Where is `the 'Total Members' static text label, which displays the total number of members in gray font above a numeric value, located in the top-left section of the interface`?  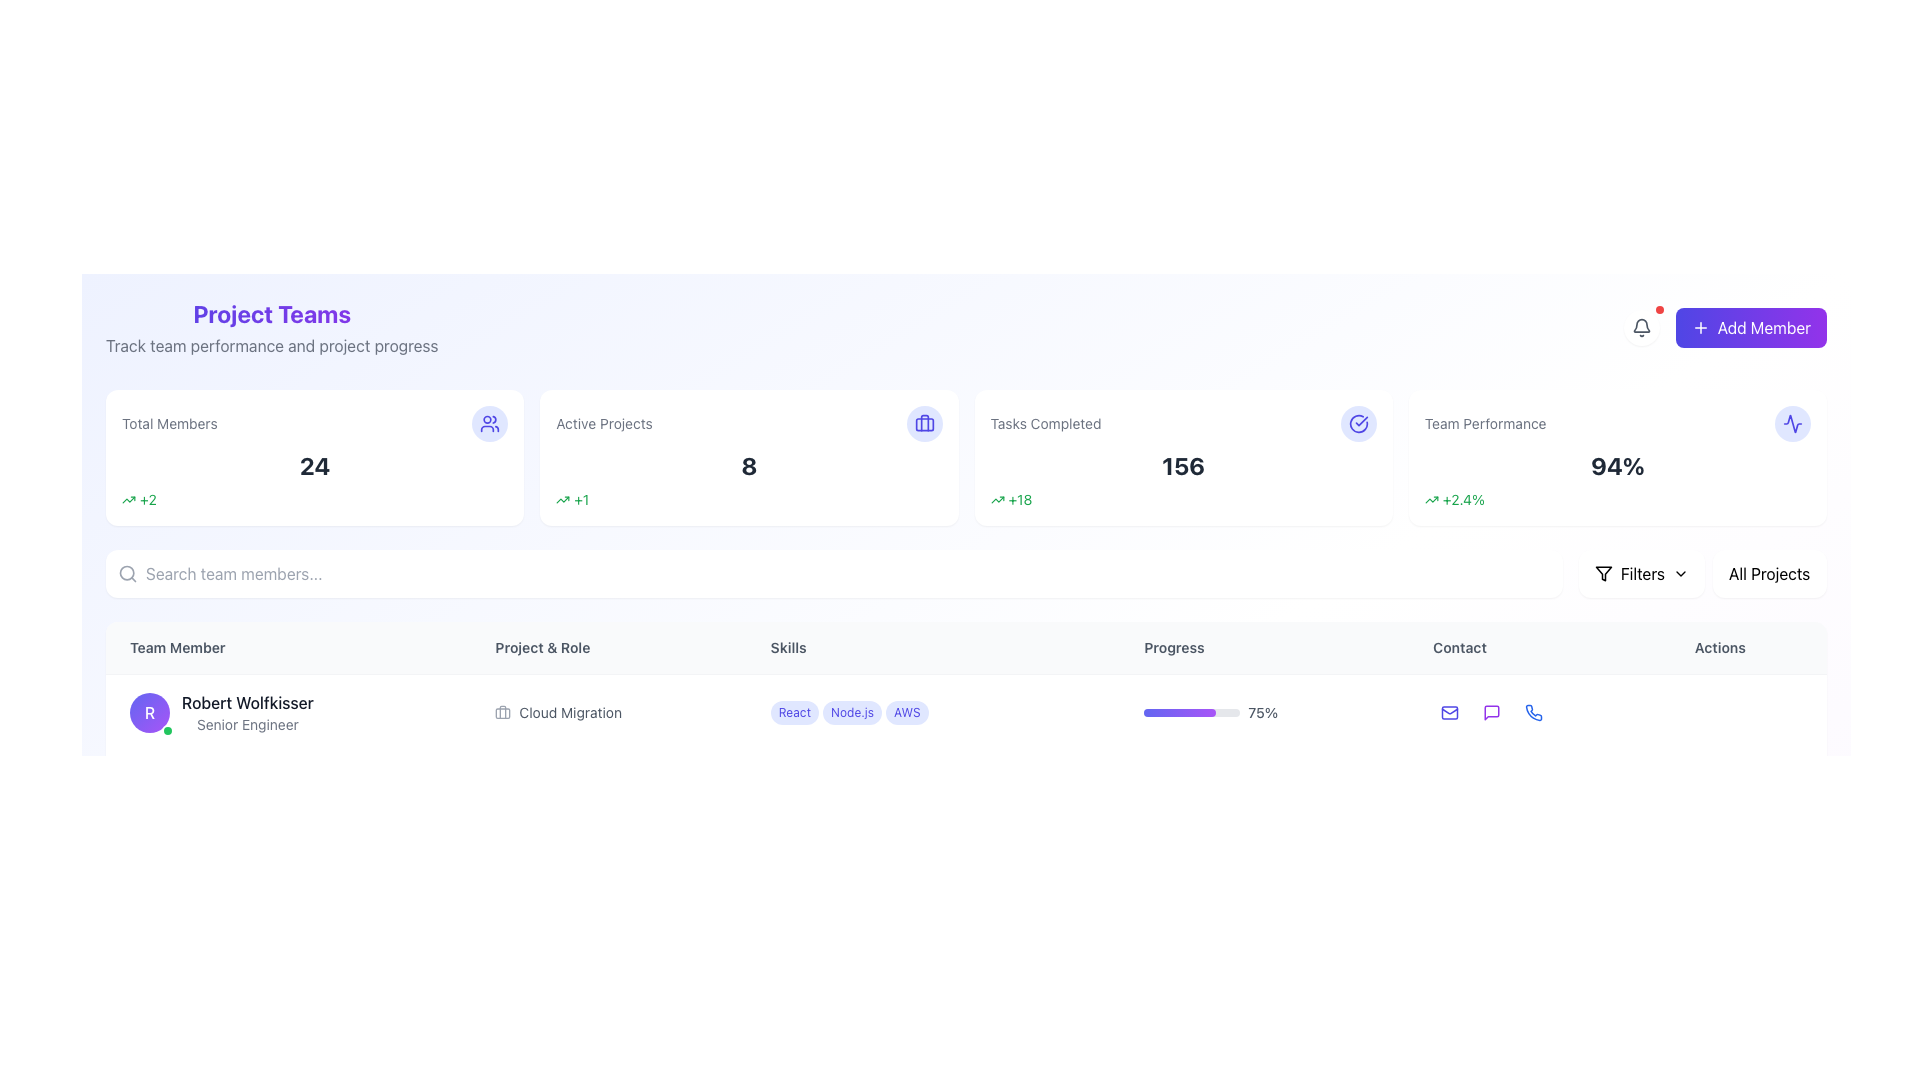 the 'Total Members' static text label, which displays the total number of members in gray font above a numeric value, located in the top-left section of the interface is located at coordinates (169, 423).